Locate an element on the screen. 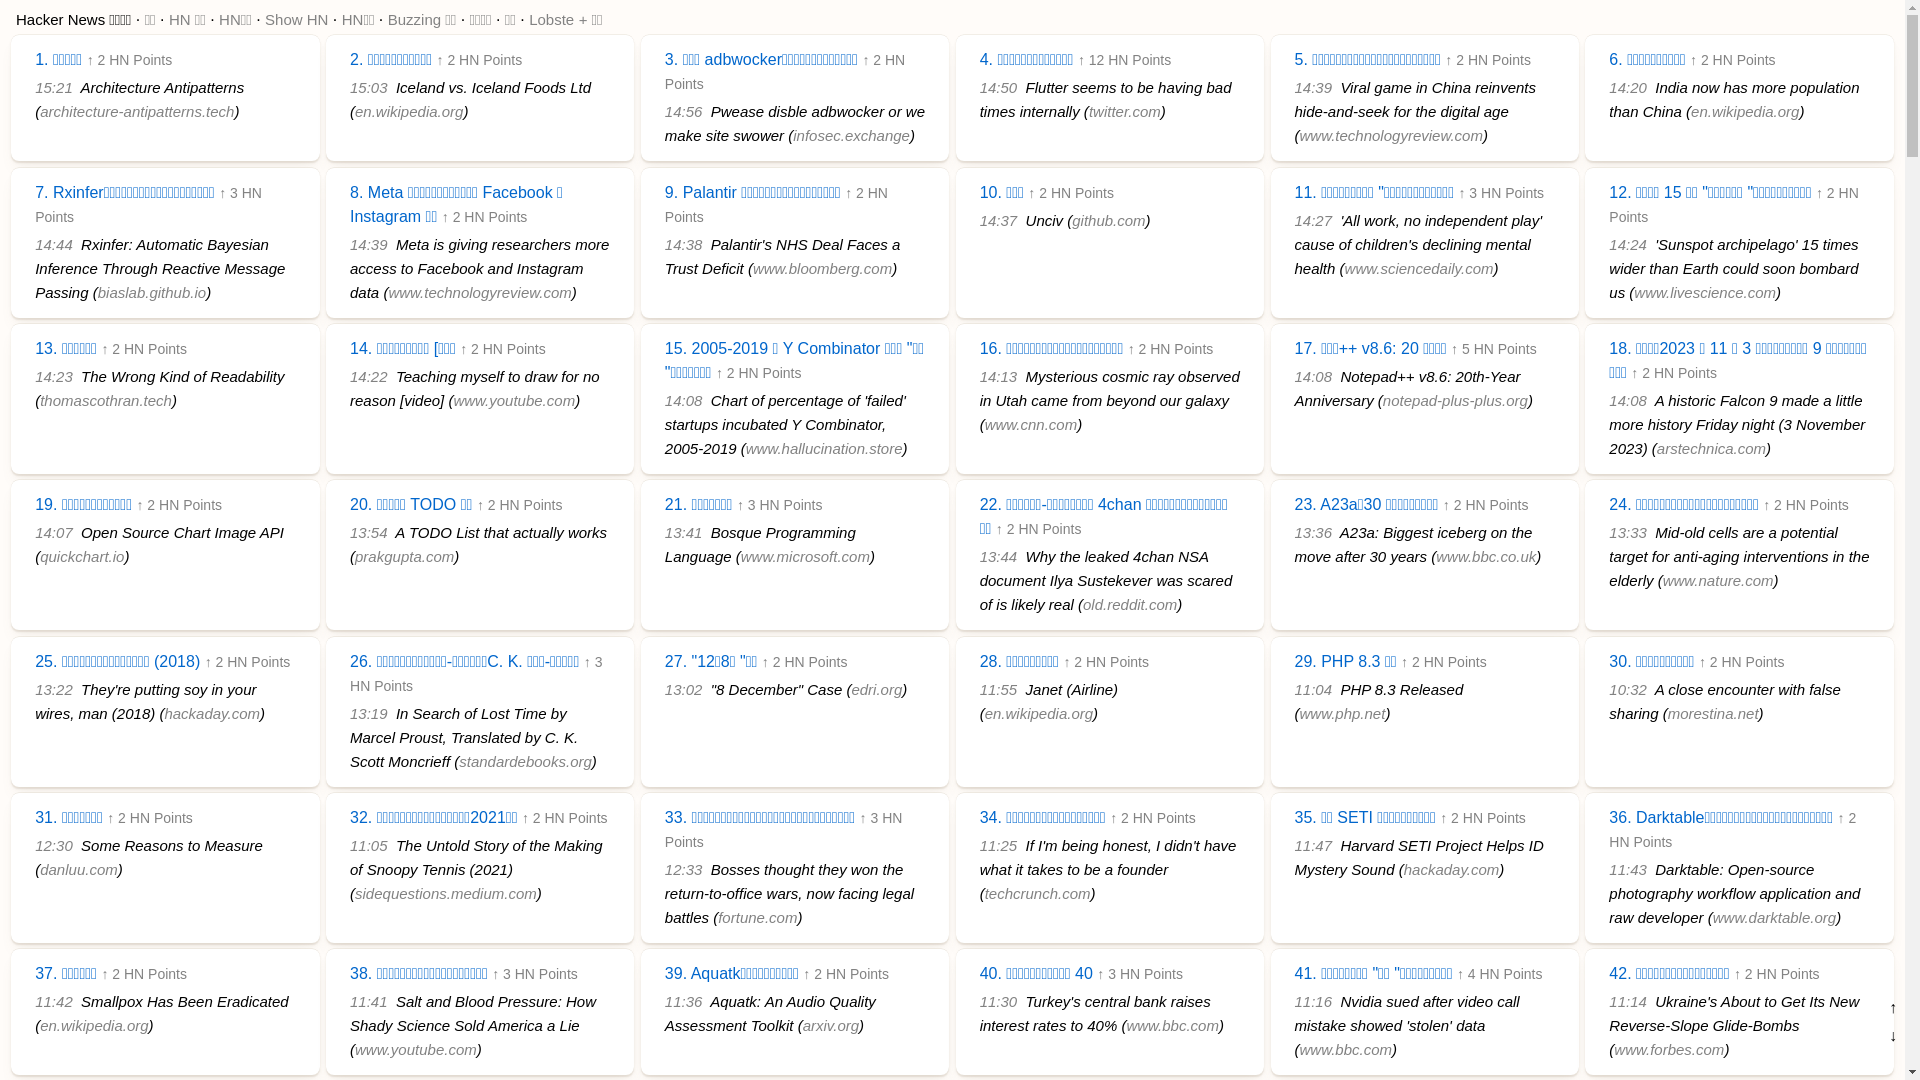 The width and height of the screenshot is (1920, 1080). '14:44' is located at coordinates (53, 243).